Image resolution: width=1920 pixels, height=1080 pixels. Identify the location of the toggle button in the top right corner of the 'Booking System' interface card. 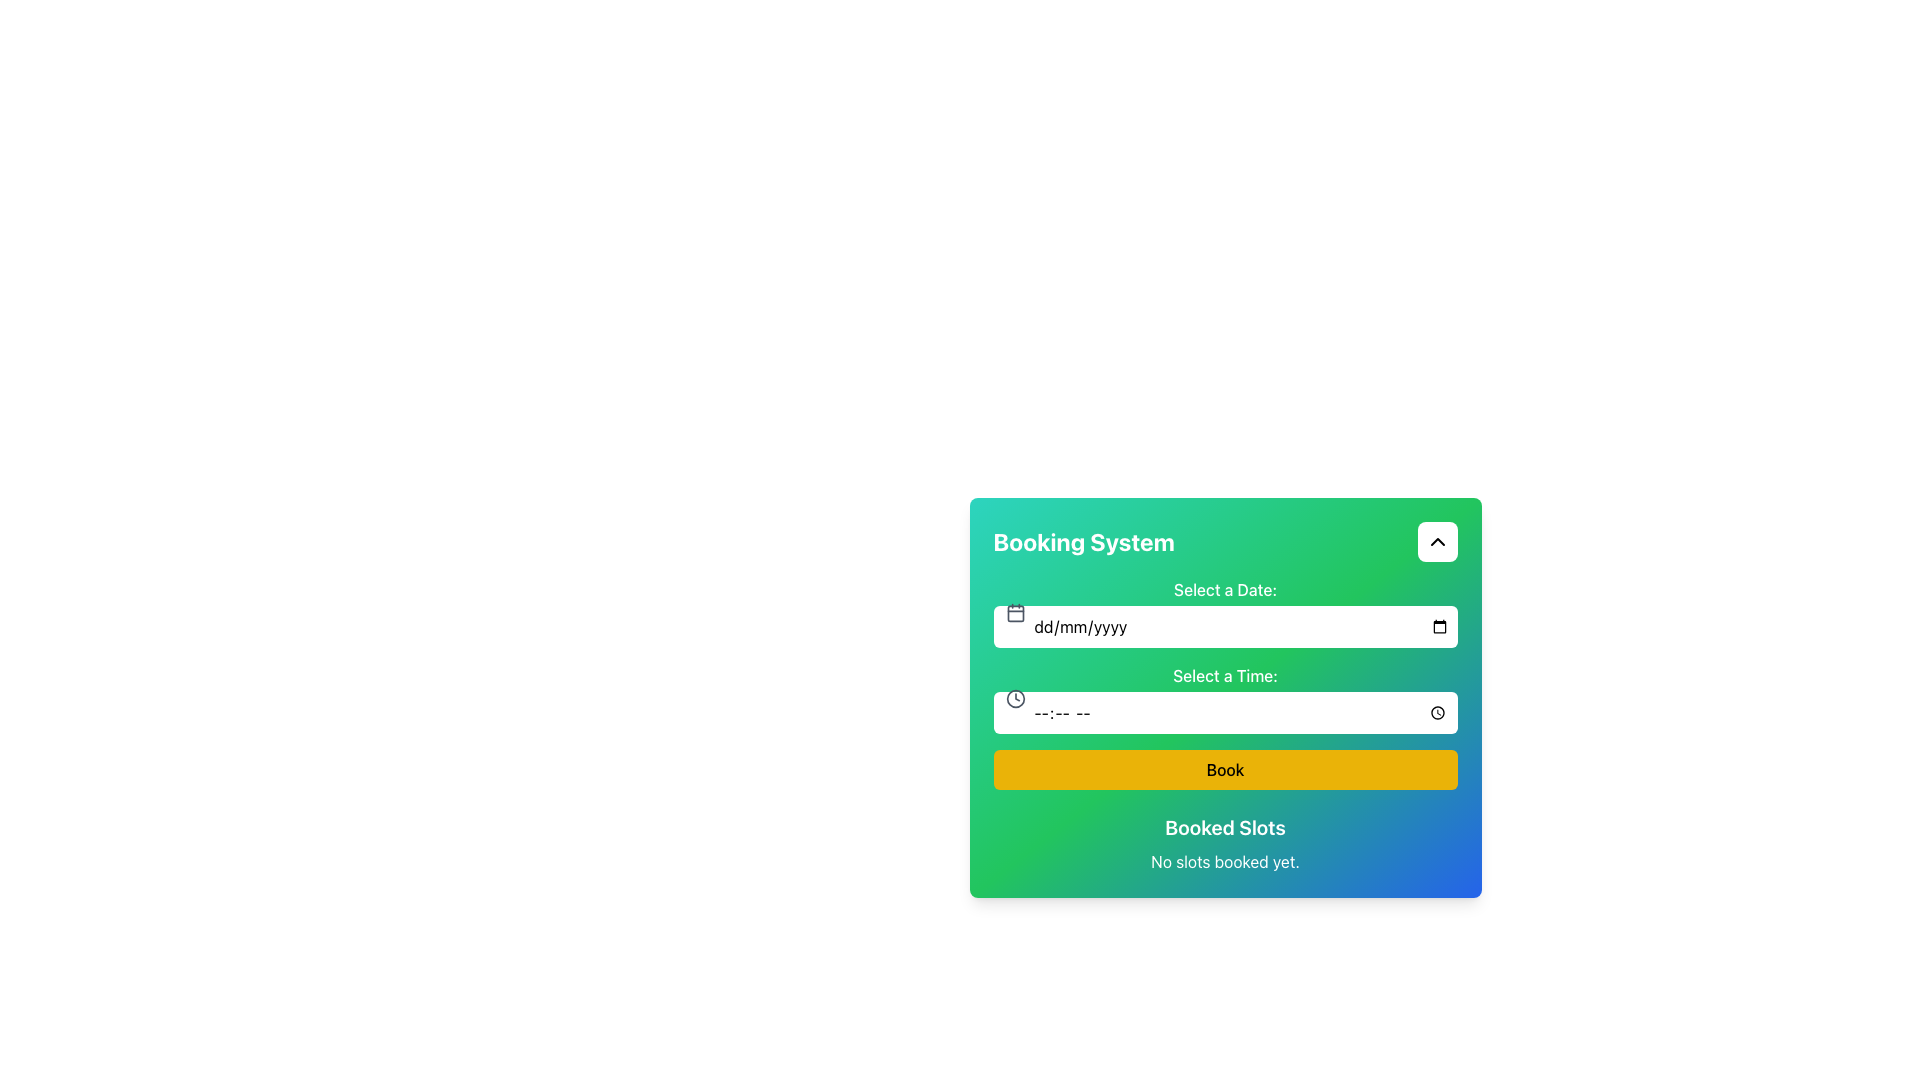
(1436, 542).